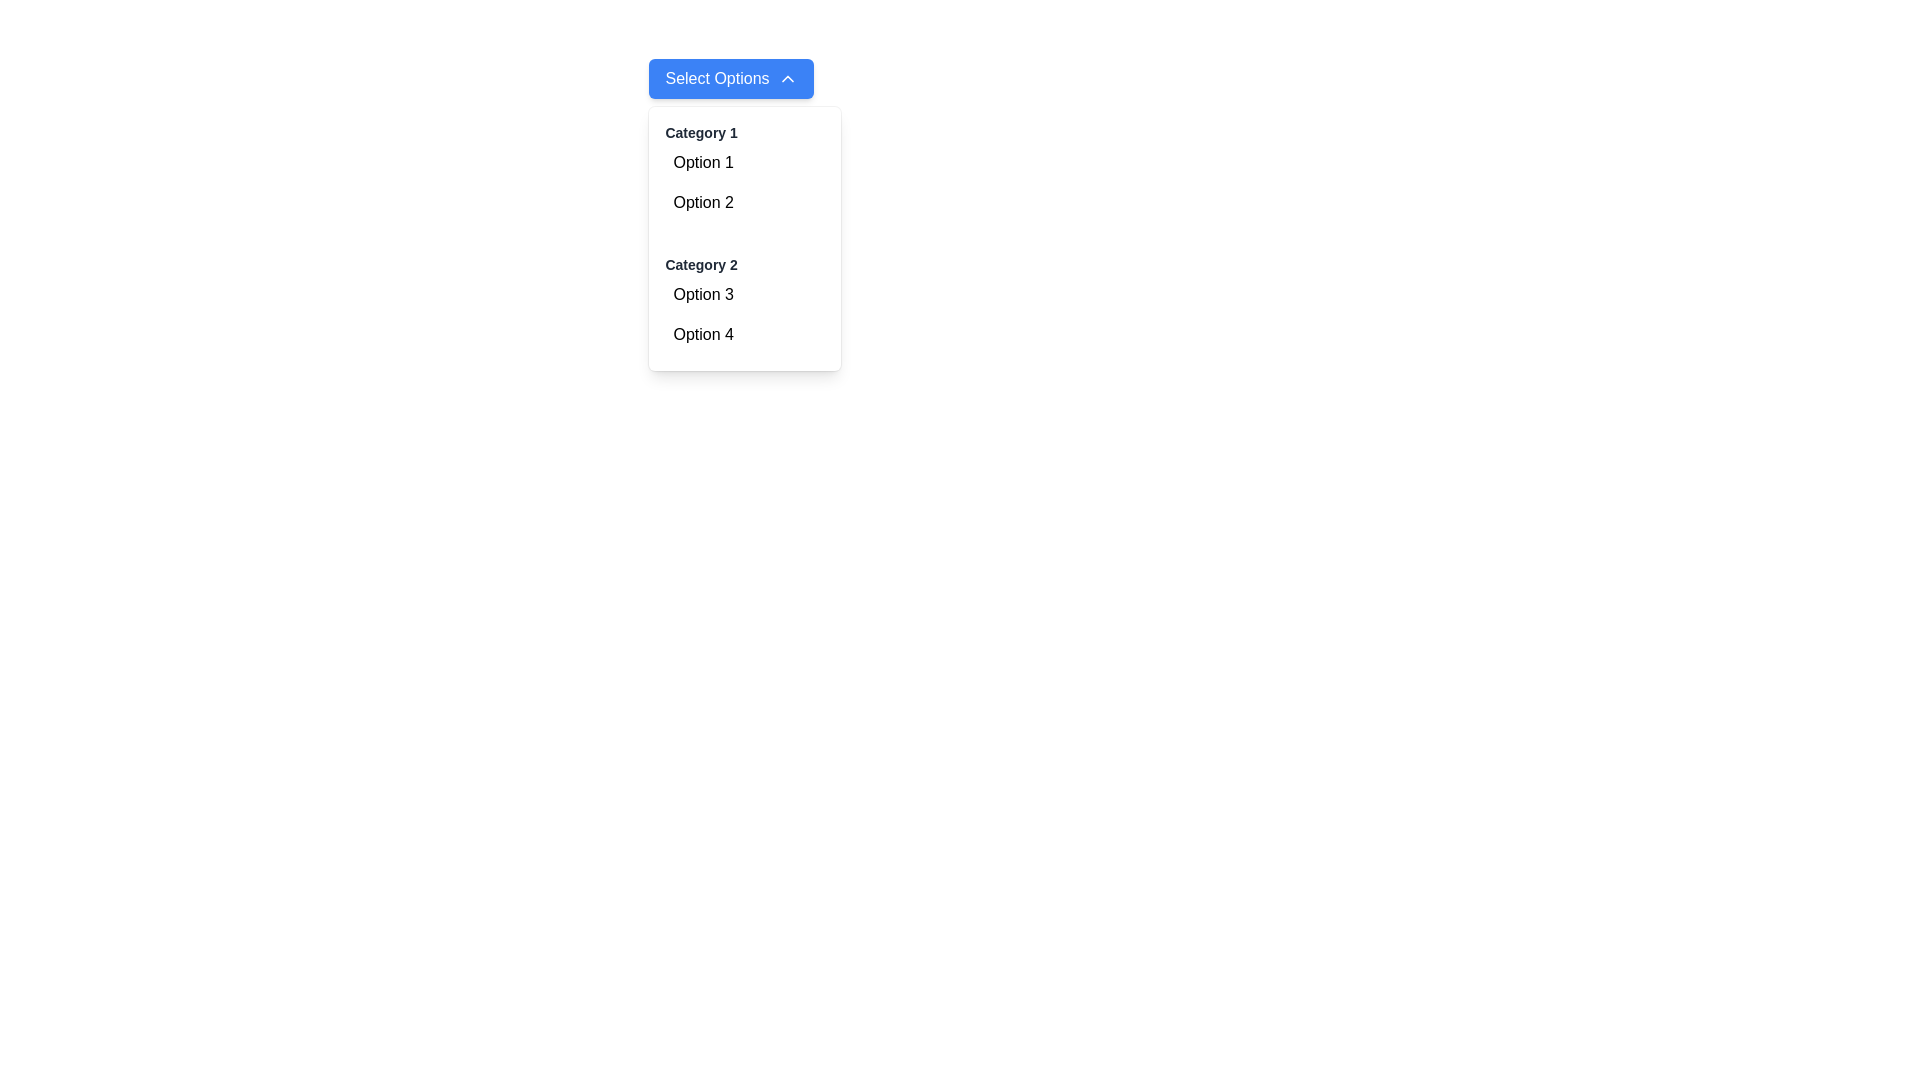 The image size is (1920, 1080). Describe the element at coordinates (744, 161) in the screenshot. I see `the first option in the 'Category 1' dropdown menu` at that location.